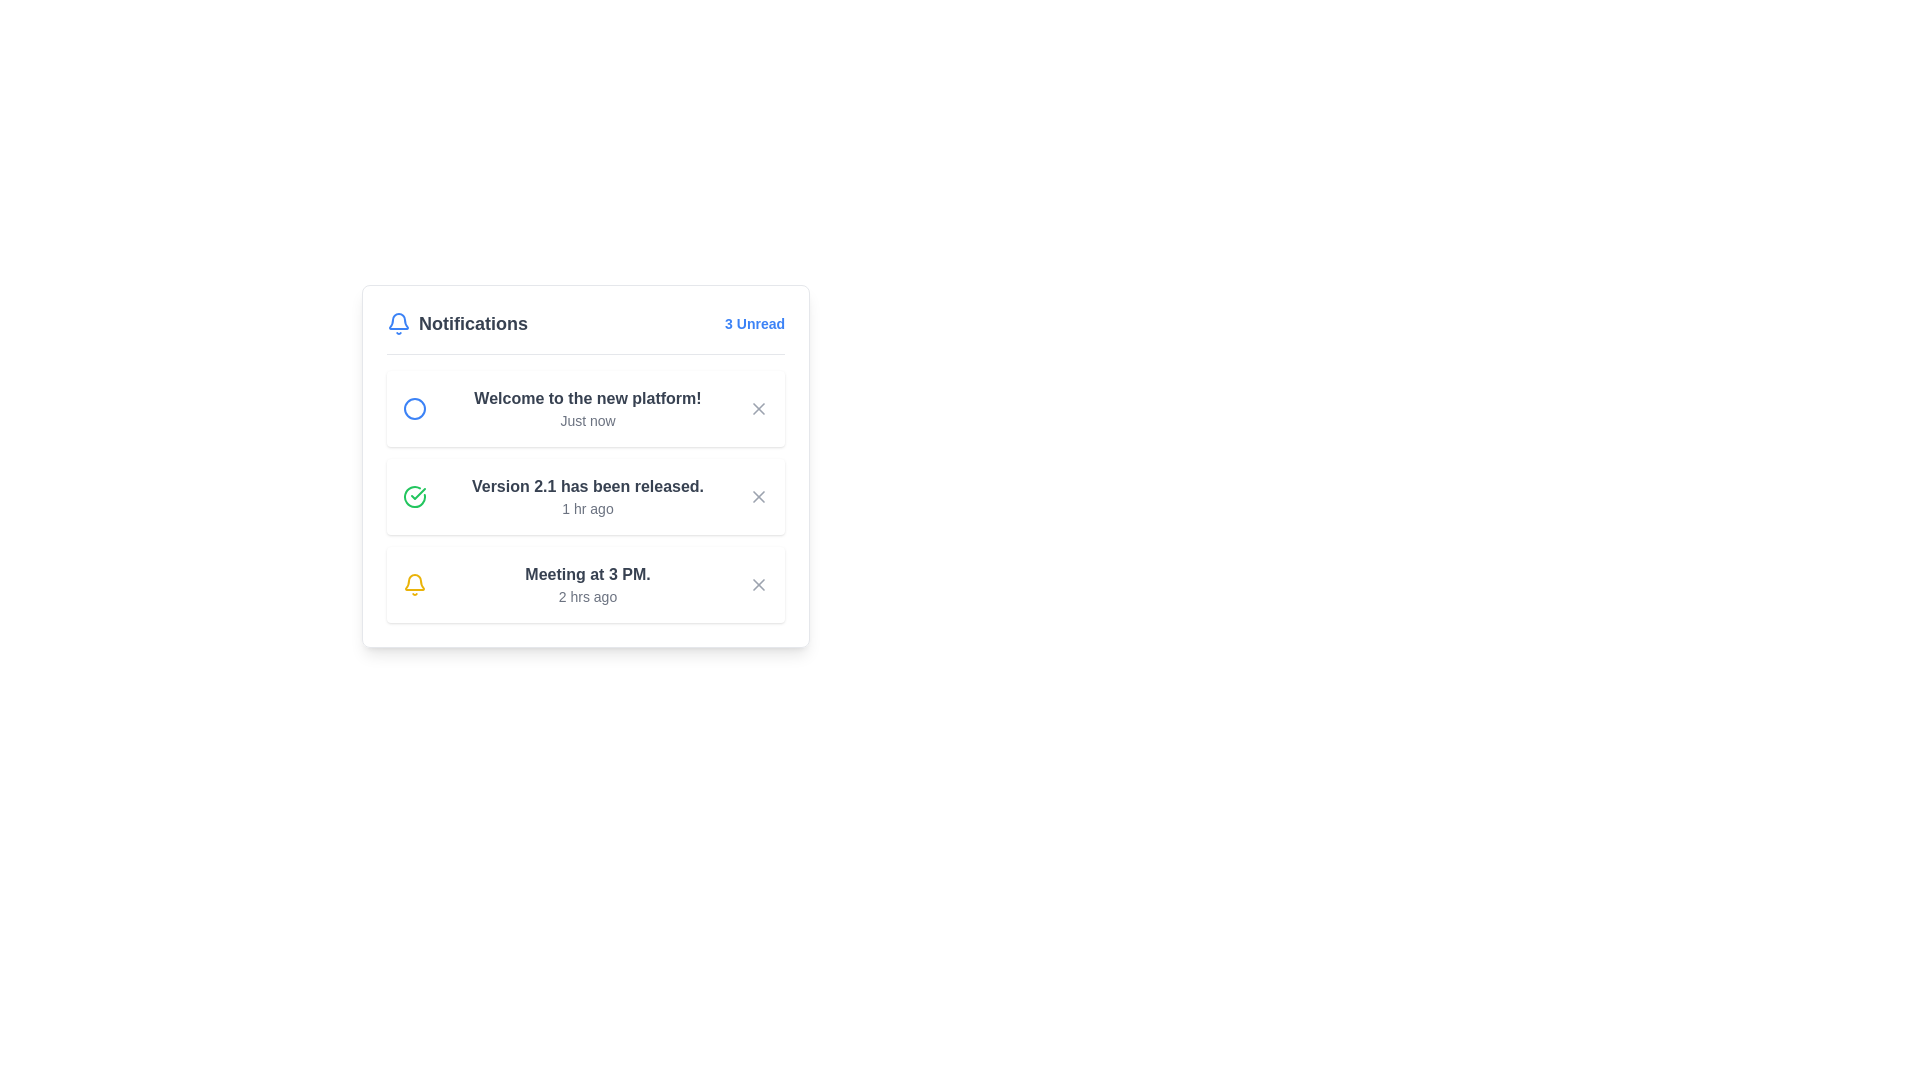 This screenshot has height=1080, width=1920. I want to click on the Notification card that informs the user about a recent event or update, located below the 'Welcome to the new platform!' card and above the 'Meeting at 3 PM.' card, so click(584, 466).